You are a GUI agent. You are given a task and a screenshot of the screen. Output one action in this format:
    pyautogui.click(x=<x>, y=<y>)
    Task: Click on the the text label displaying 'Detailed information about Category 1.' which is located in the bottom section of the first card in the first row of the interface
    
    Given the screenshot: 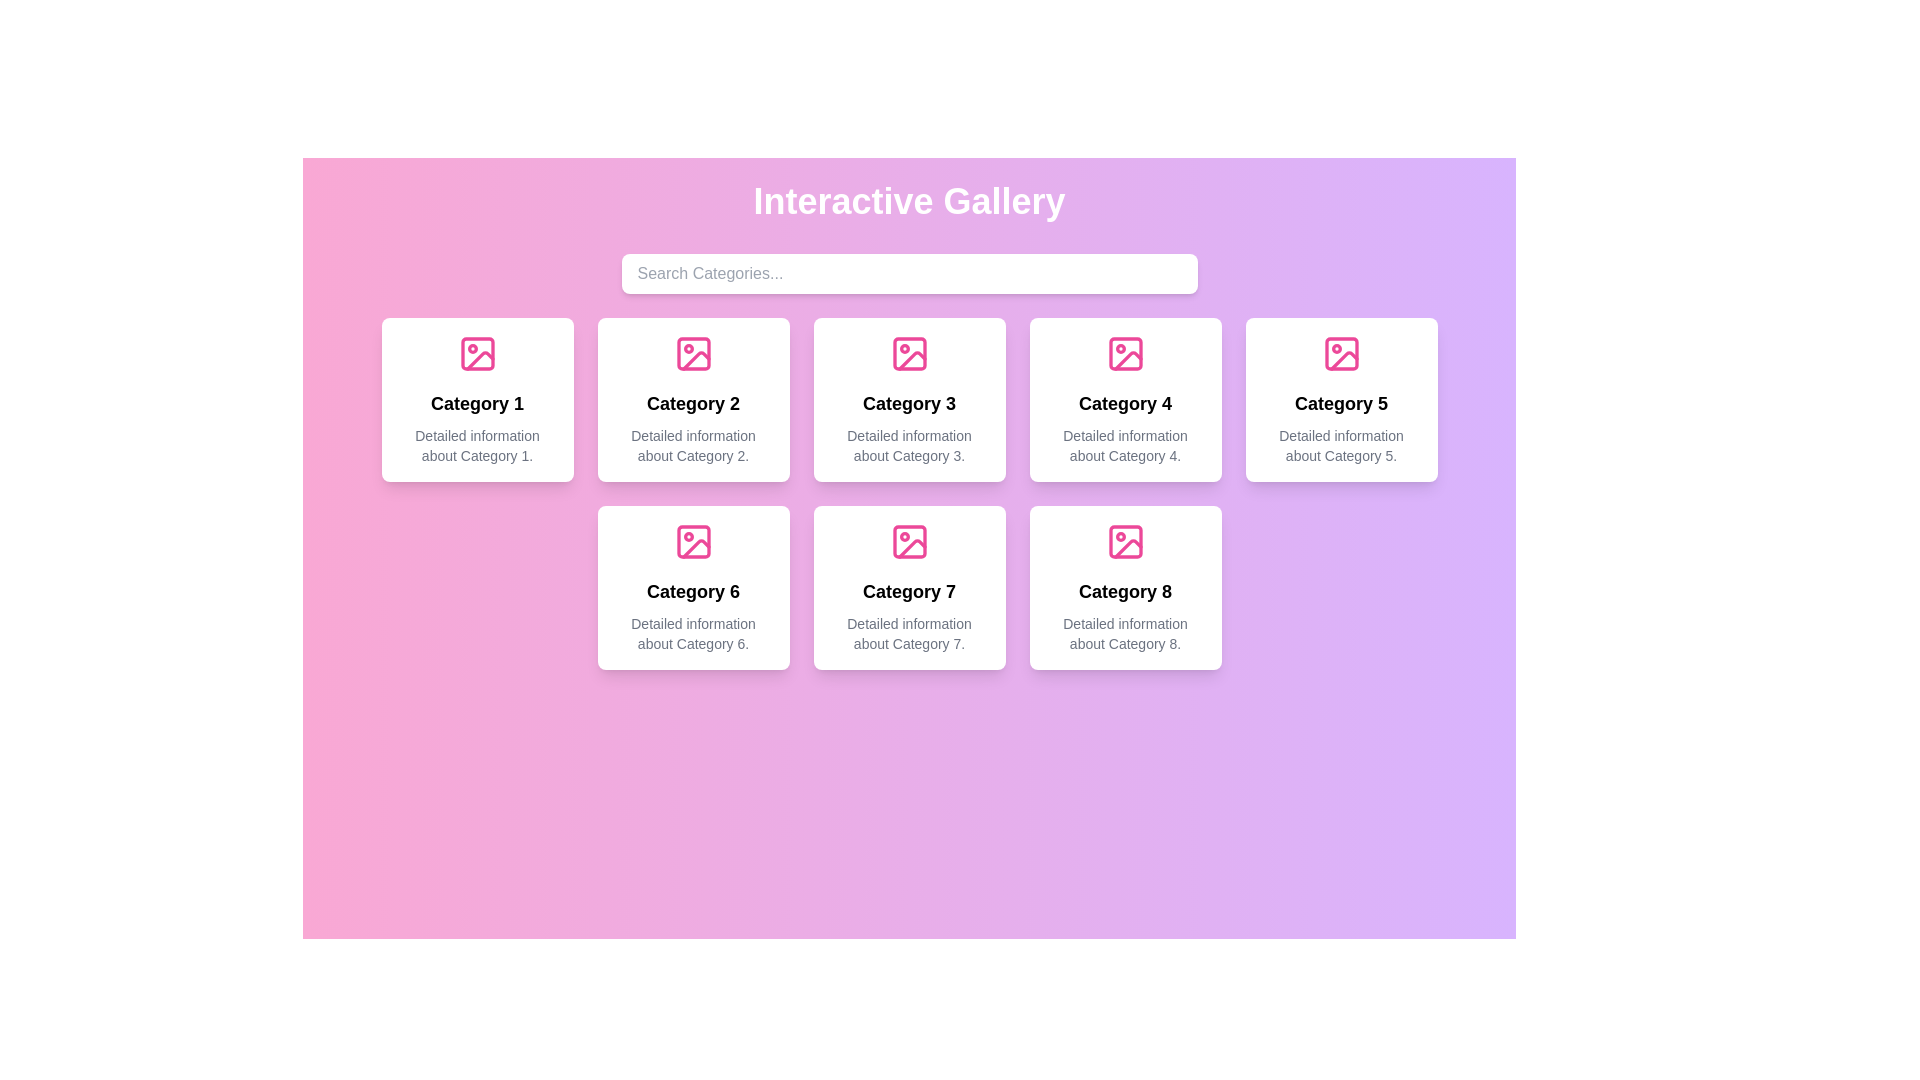 What is the action you would take?
    pyautogui.click(x=476, y=445)
    